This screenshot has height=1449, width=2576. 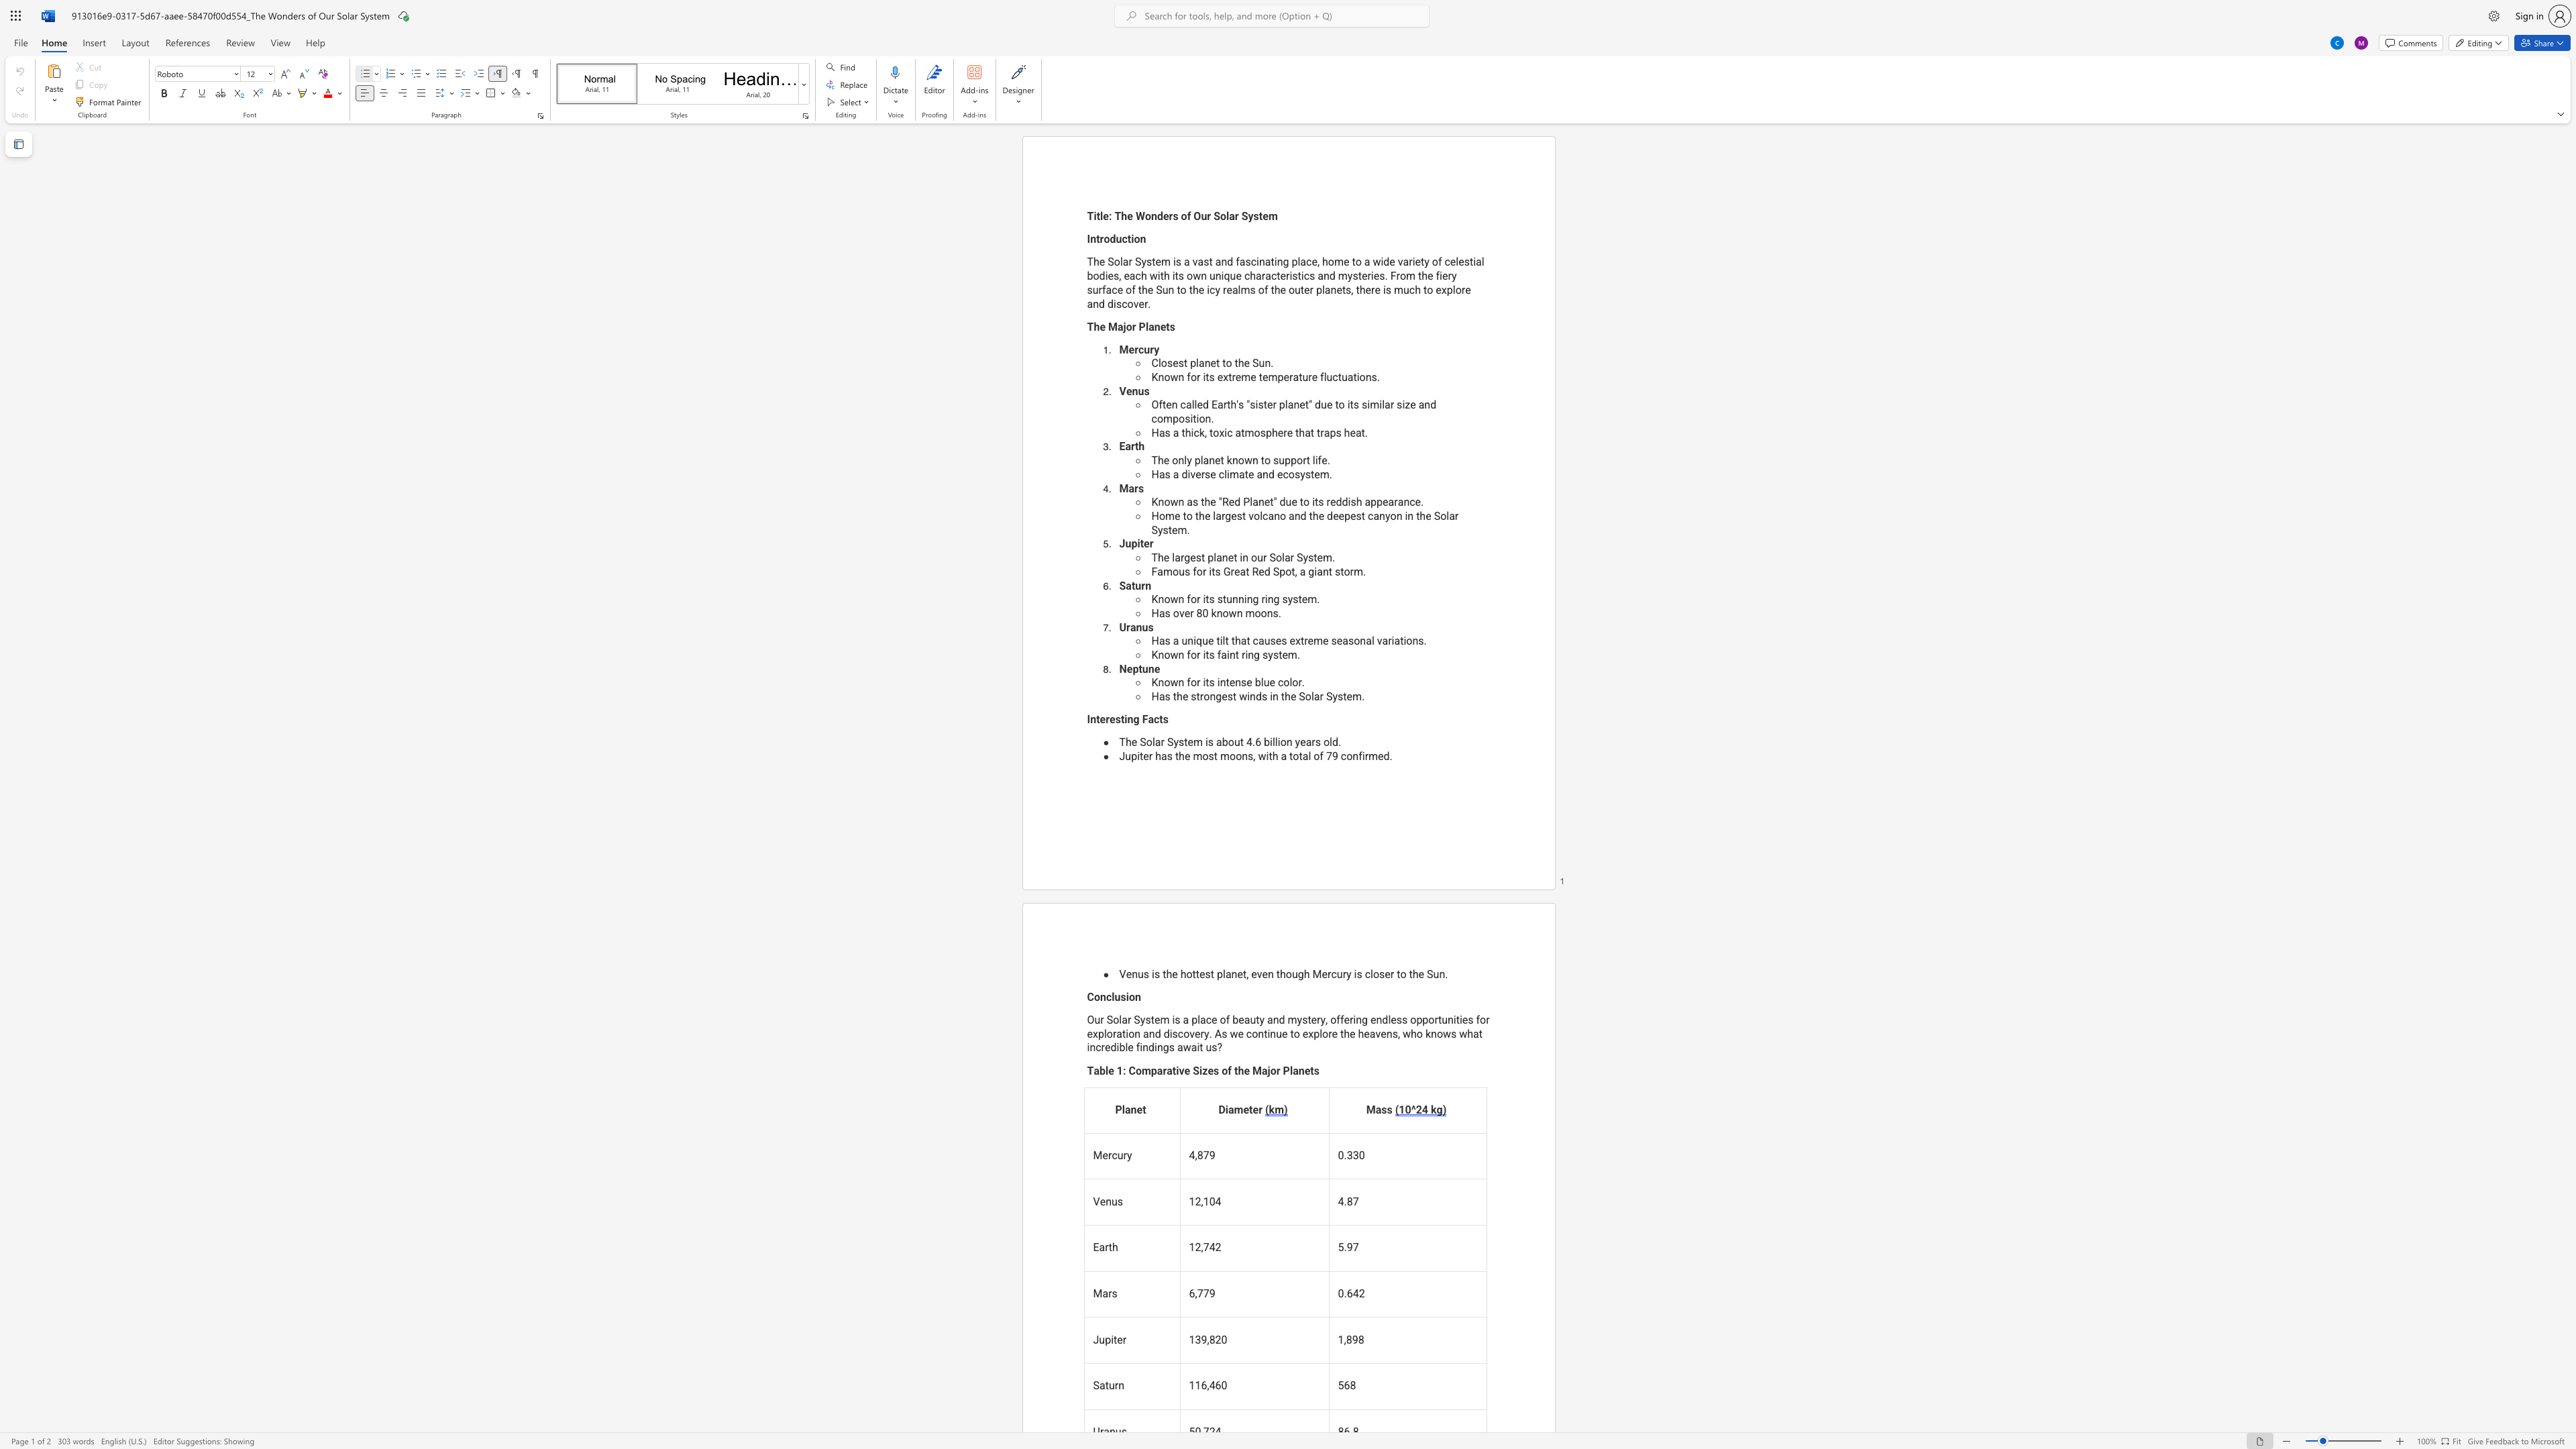 What do you see at coordinates (1218, 571) in the screenshot?
I see `the 2th character "s" in the text` at bounding box center [1218, 571].